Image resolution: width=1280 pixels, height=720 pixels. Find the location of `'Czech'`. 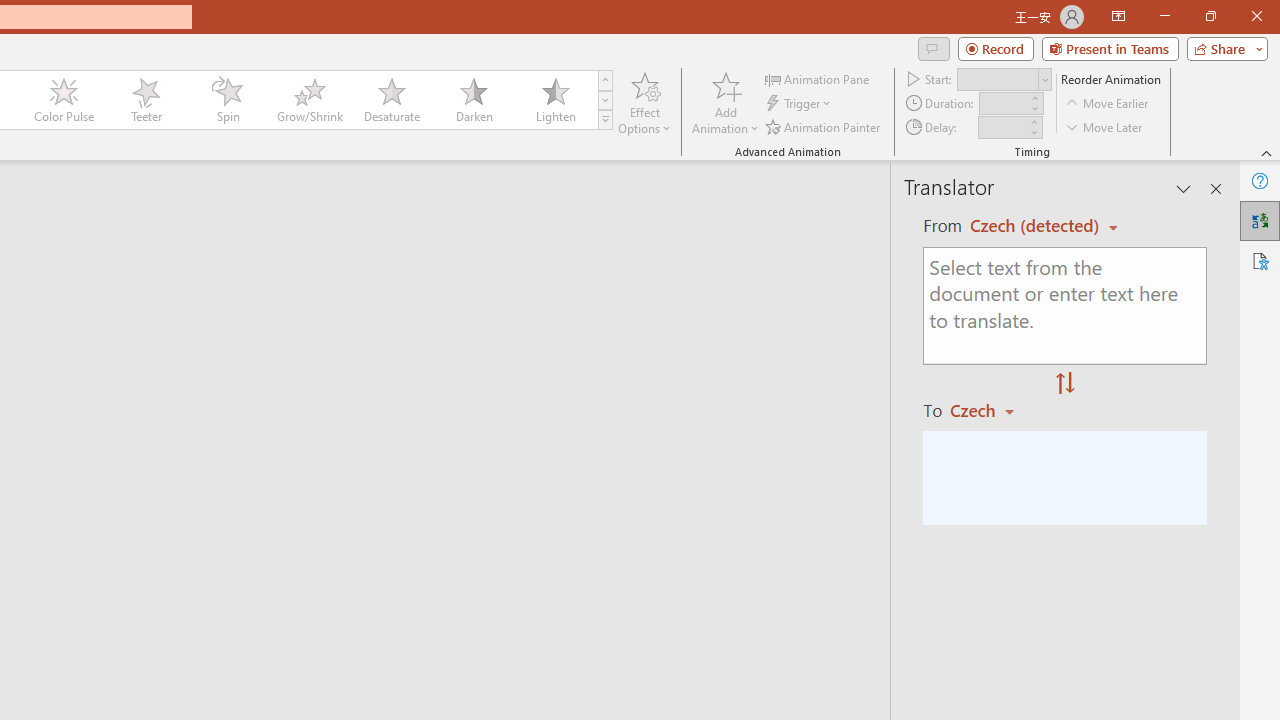

'Czech' is located at coordinates (991, 409).